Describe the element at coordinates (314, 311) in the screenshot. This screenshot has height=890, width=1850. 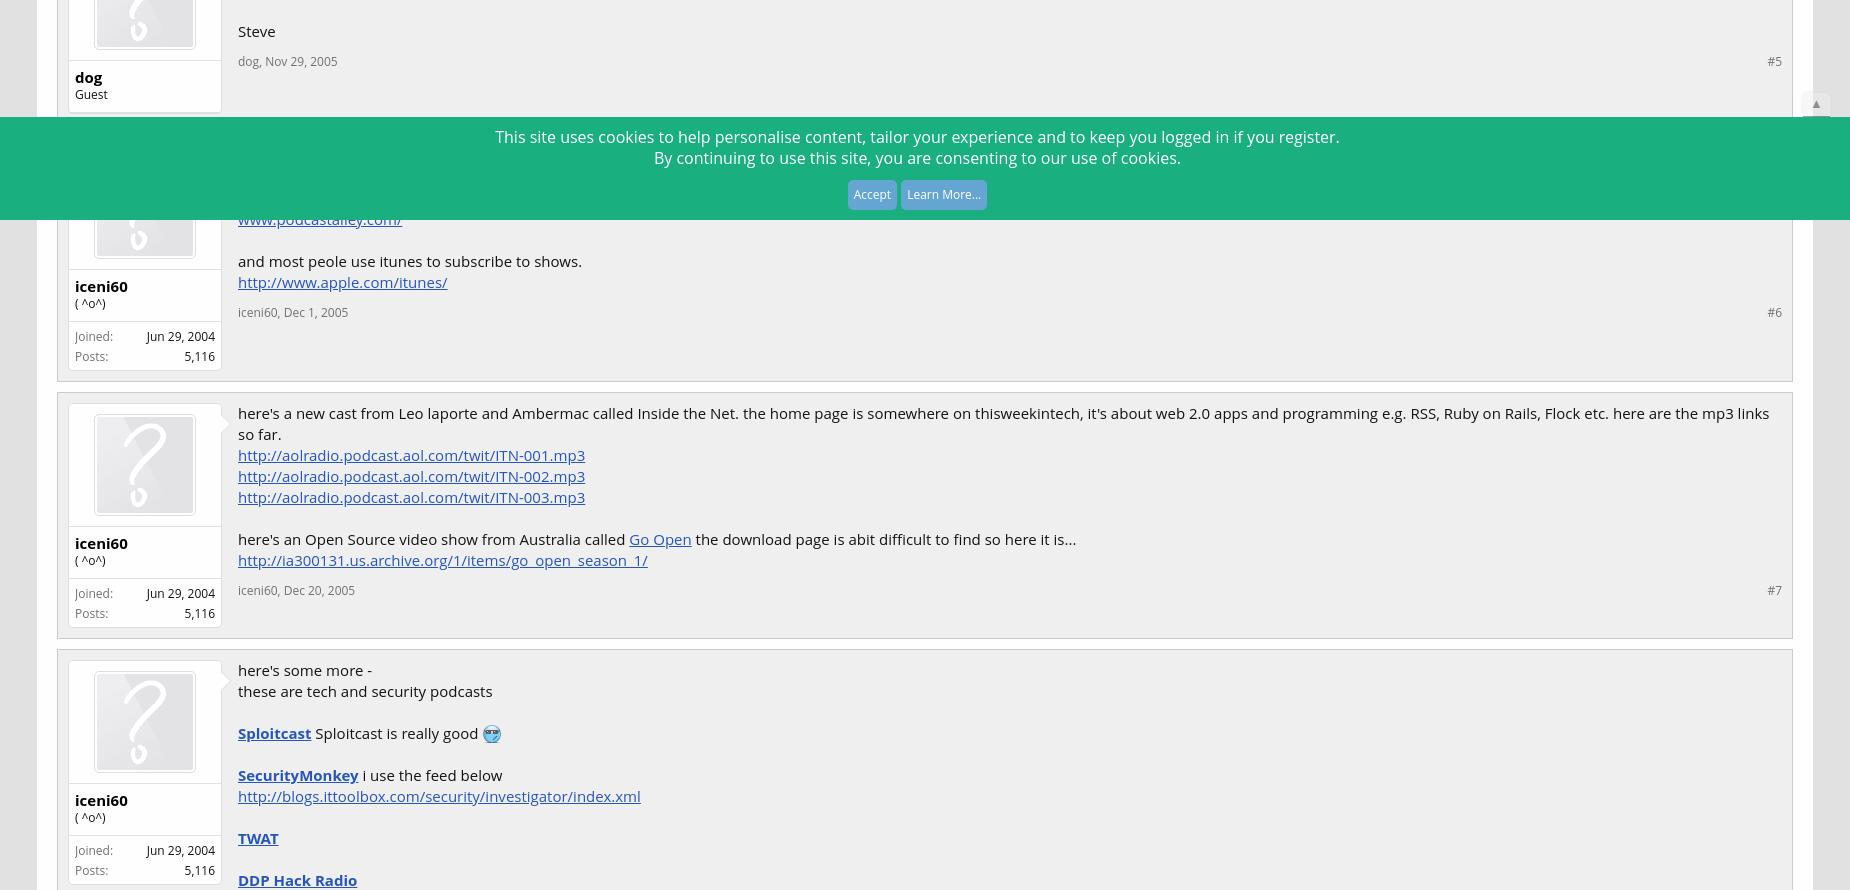
I see `'Dec 1, 2005'` at that location.